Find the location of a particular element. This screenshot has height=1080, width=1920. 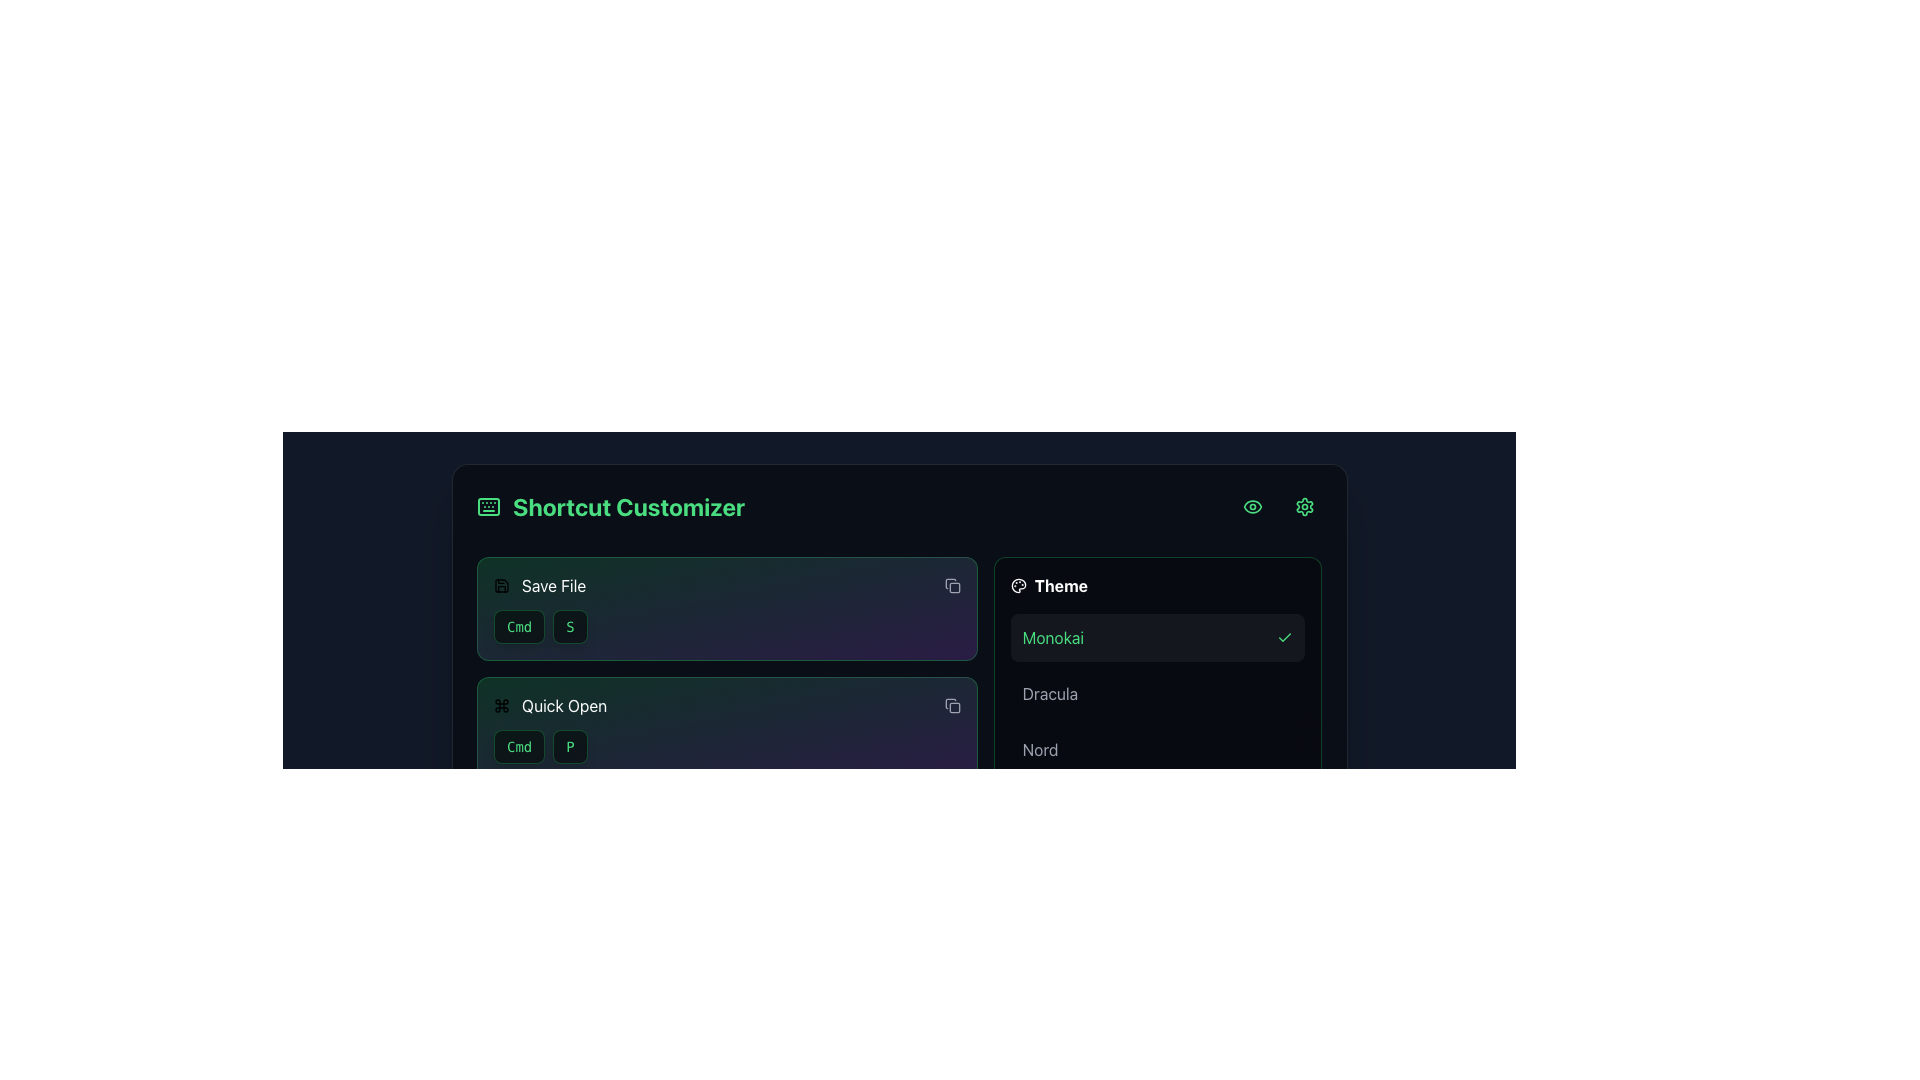

the 'Cmd' key display element, which visually indicates the key for the 'Quick Open' feature in the shortcut customization interface is located at coordinates (519, 747).